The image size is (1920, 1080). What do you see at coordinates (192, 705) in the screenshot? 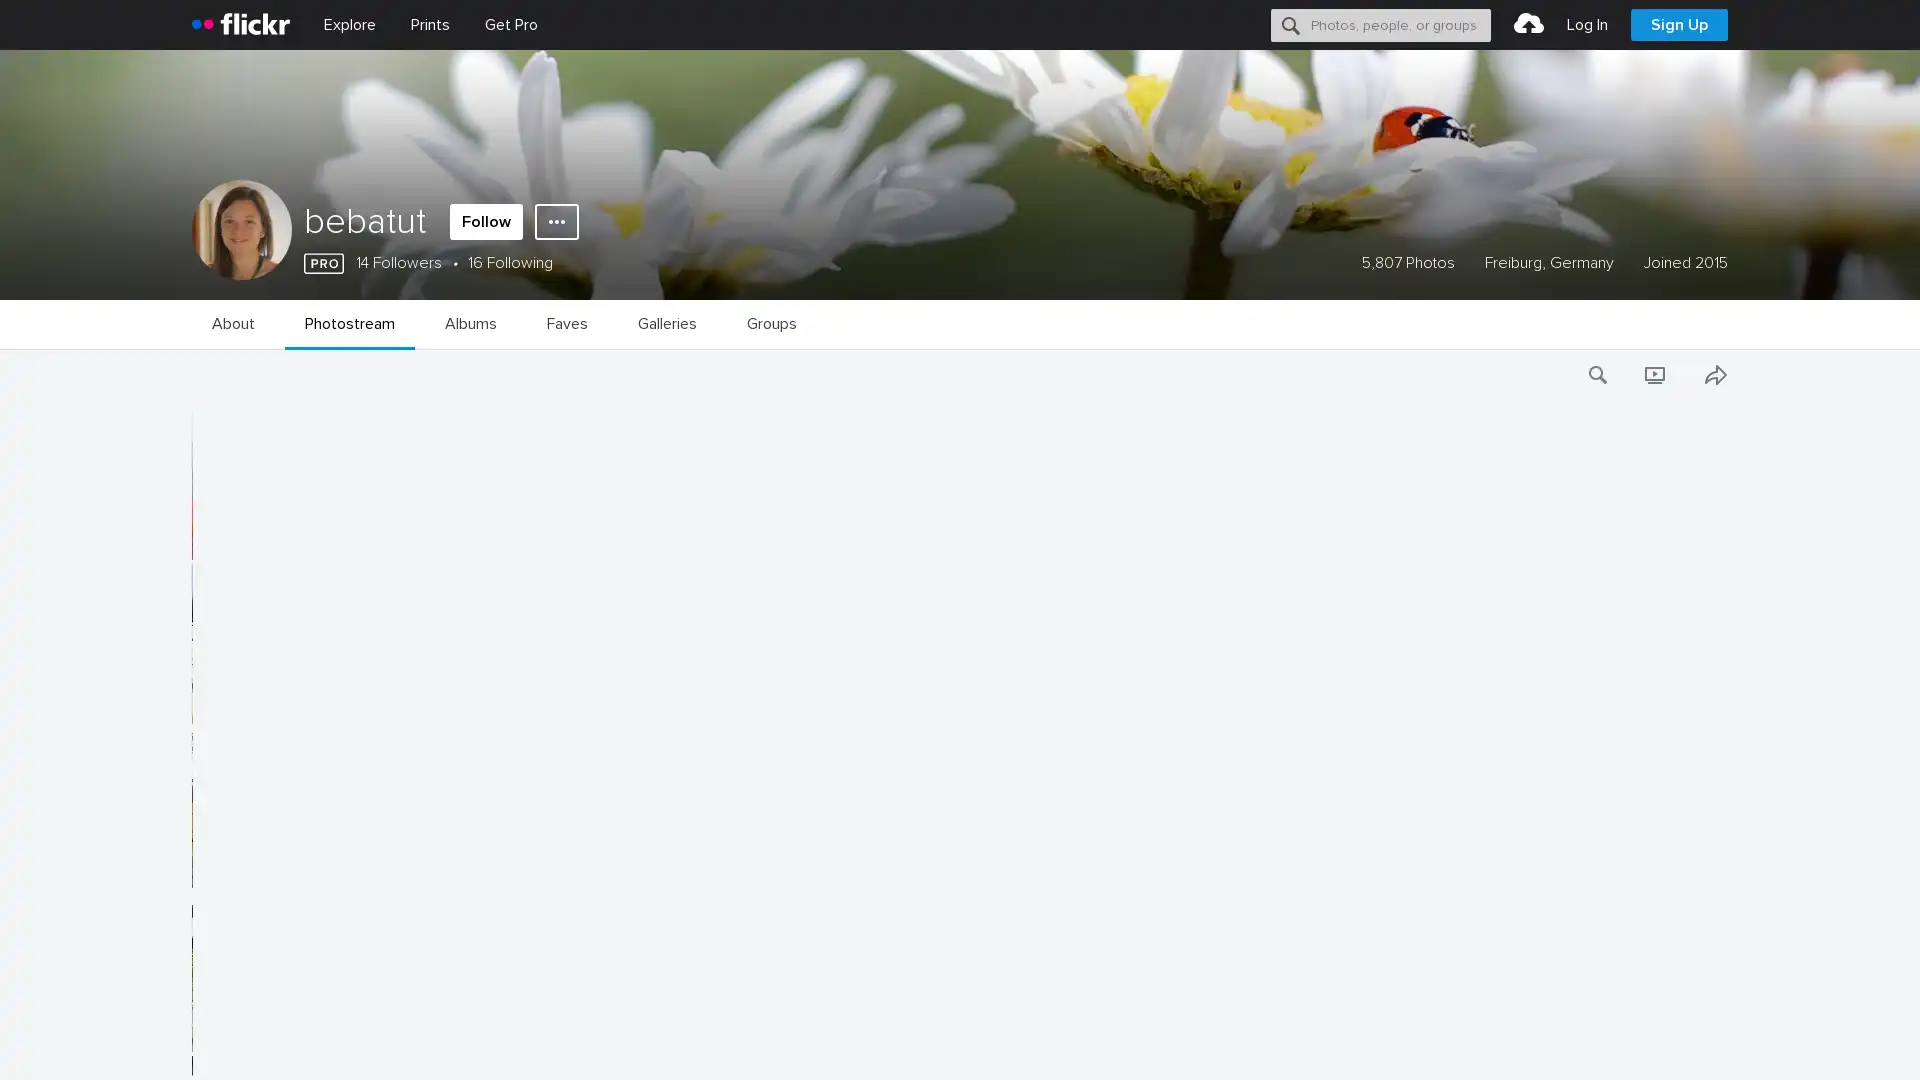
I see `Add to Favorites` at bounding box center [192, 705].